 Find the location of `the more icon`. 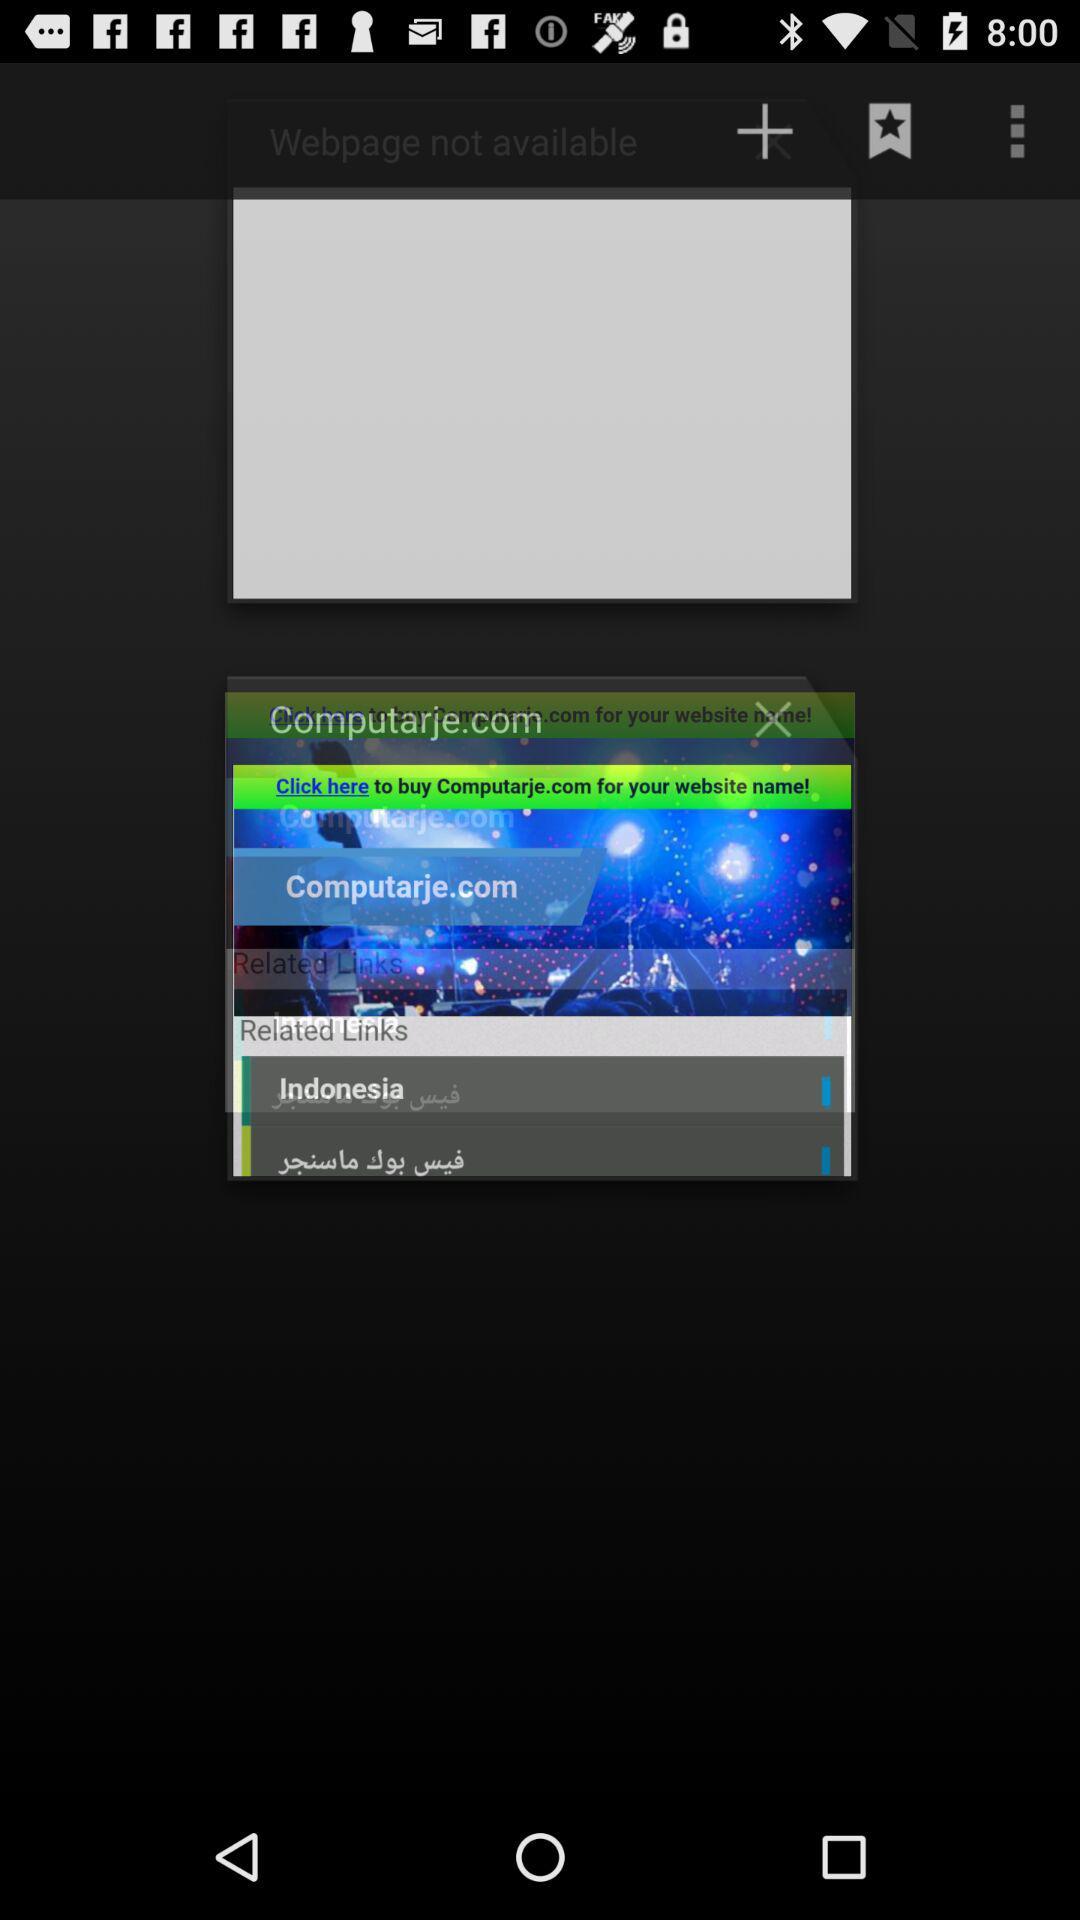

the more icon is located at coordinates (1017, 139).